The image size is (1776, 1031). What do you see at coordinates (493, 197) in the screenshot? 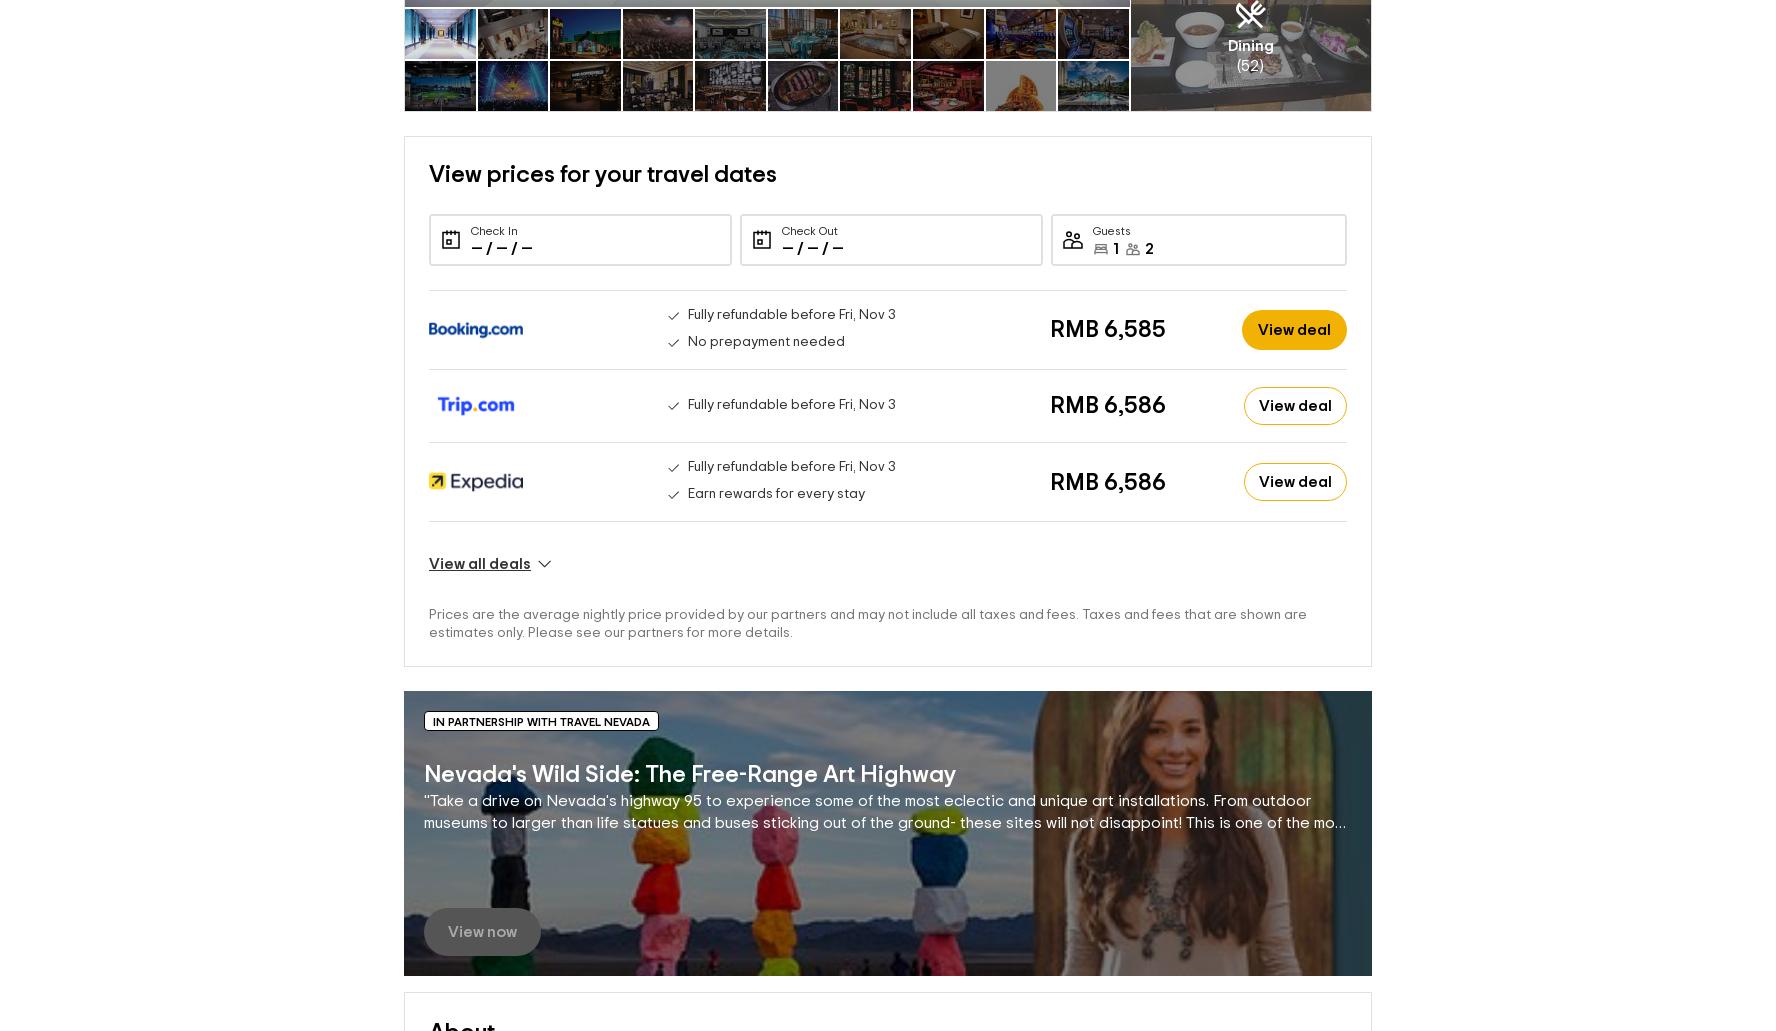
I see `'Check In'` at bounding box center [493, 197].